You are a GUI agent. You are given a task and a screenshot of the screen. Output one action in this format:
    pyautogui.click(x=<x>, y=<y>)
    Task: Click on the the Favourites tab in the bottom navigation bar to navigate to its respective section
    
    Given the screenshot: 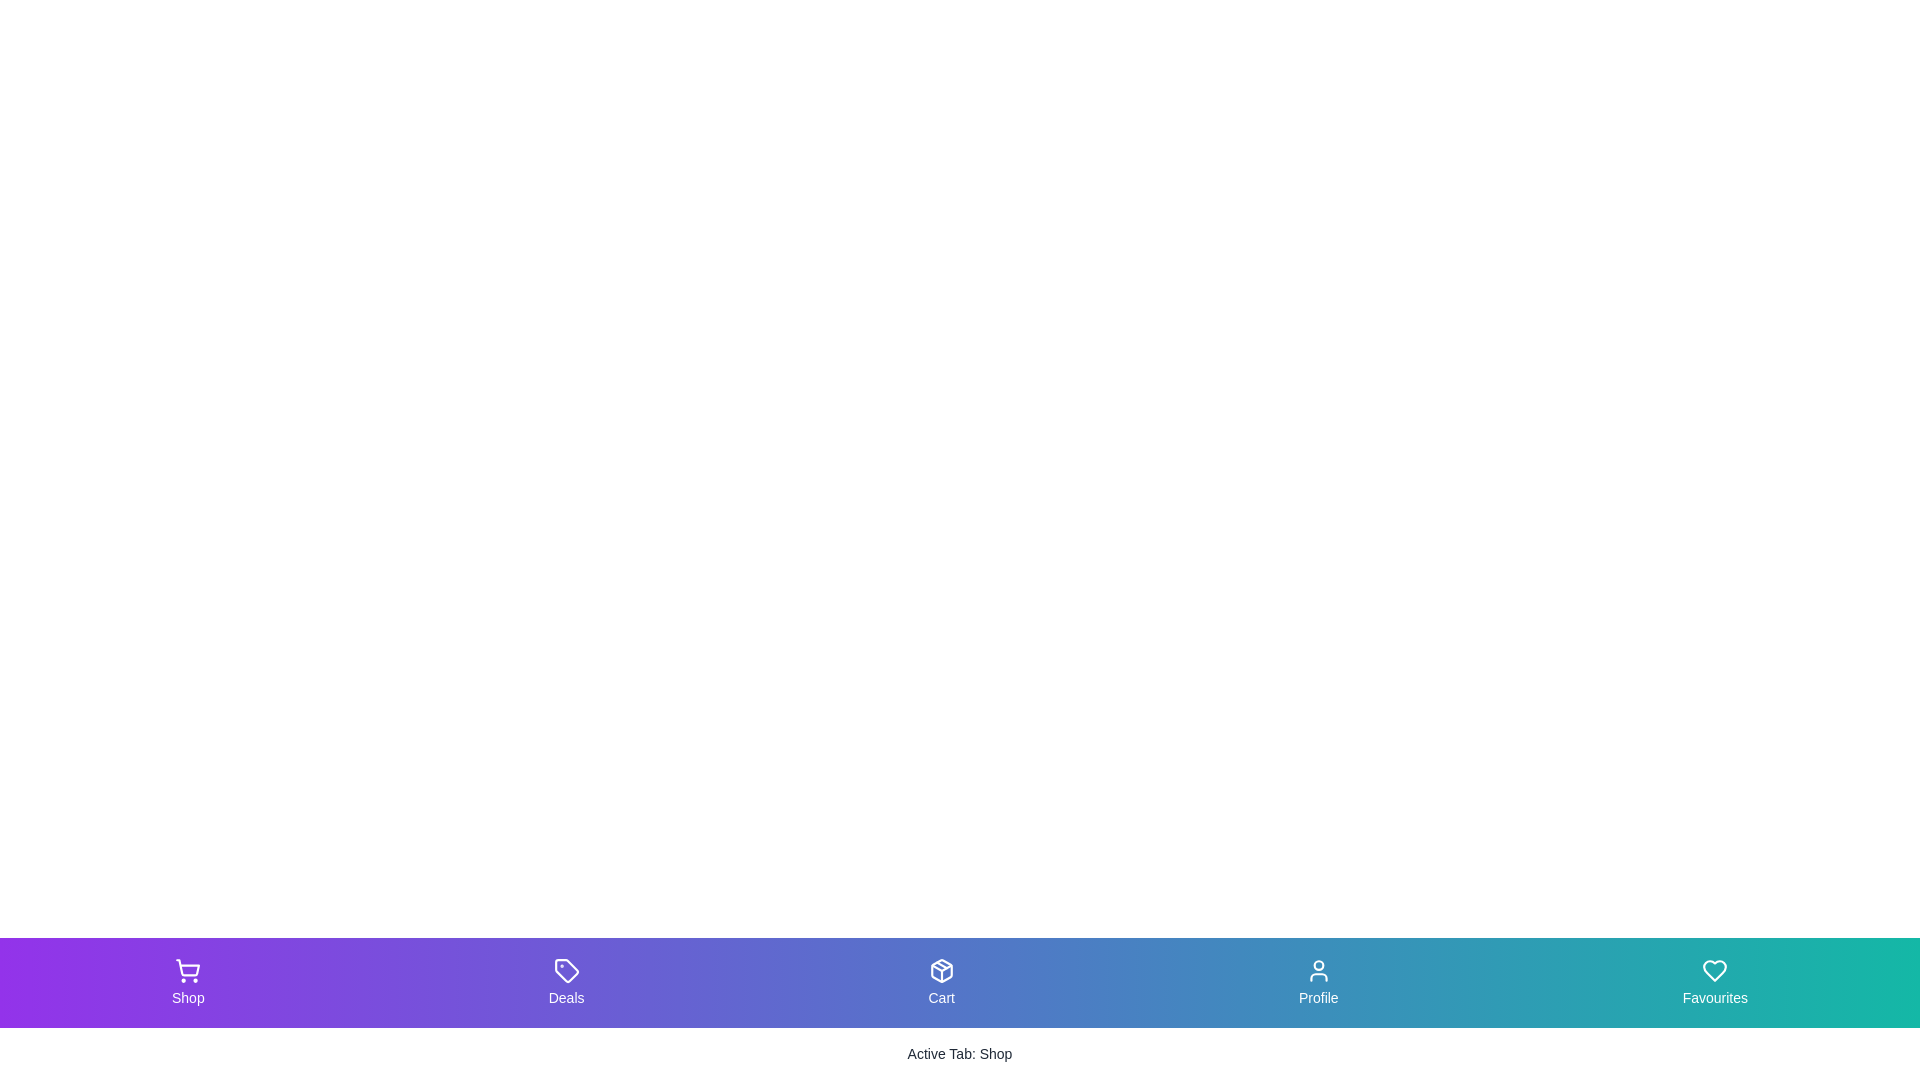 What is the action you would take?
    pyautogui.click(x=1713, y=982)
    